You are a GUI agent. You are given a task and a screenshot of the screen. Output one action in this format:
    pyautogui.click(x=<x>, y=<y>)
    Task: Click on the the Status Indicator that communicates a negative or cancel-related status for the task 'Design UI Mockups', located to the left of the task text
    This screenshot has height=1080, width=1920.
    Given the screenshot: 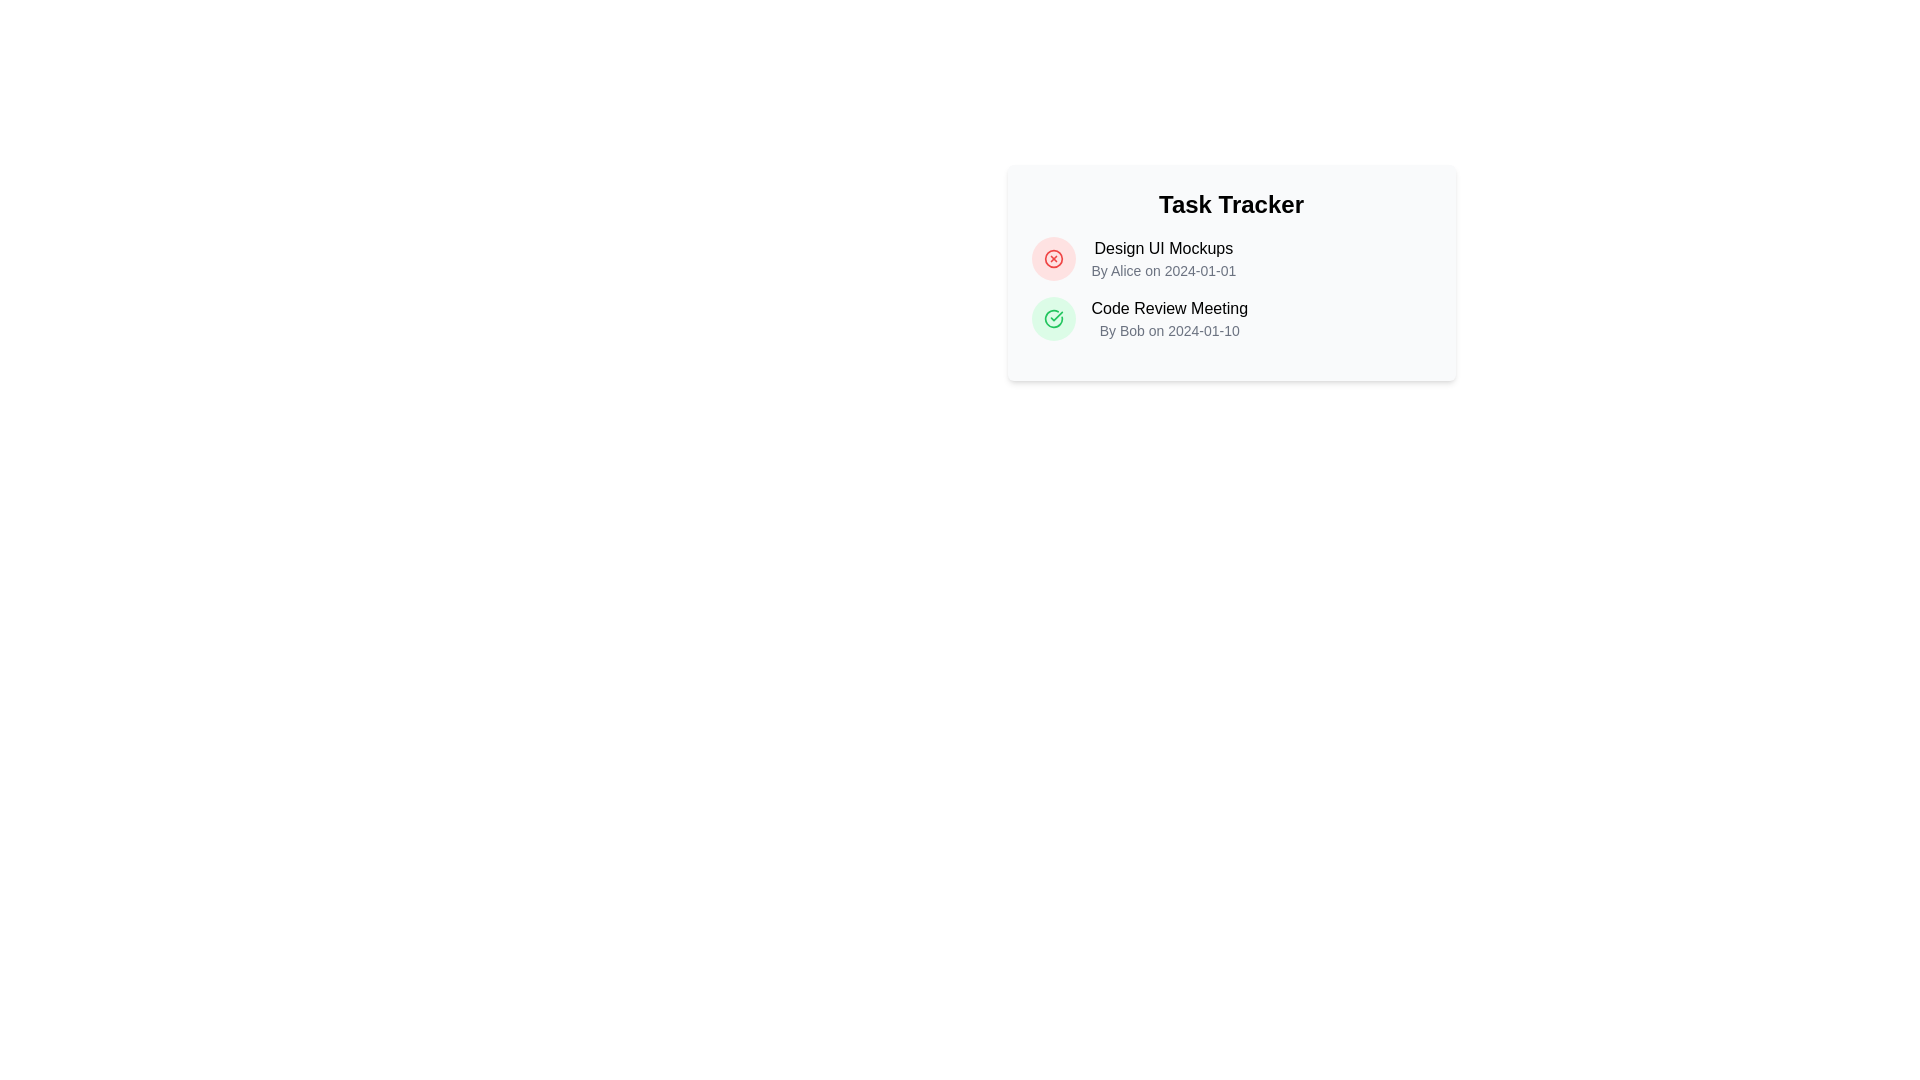 What is the action you would take?
    pyautogui.click(x=1052, y=257)
    